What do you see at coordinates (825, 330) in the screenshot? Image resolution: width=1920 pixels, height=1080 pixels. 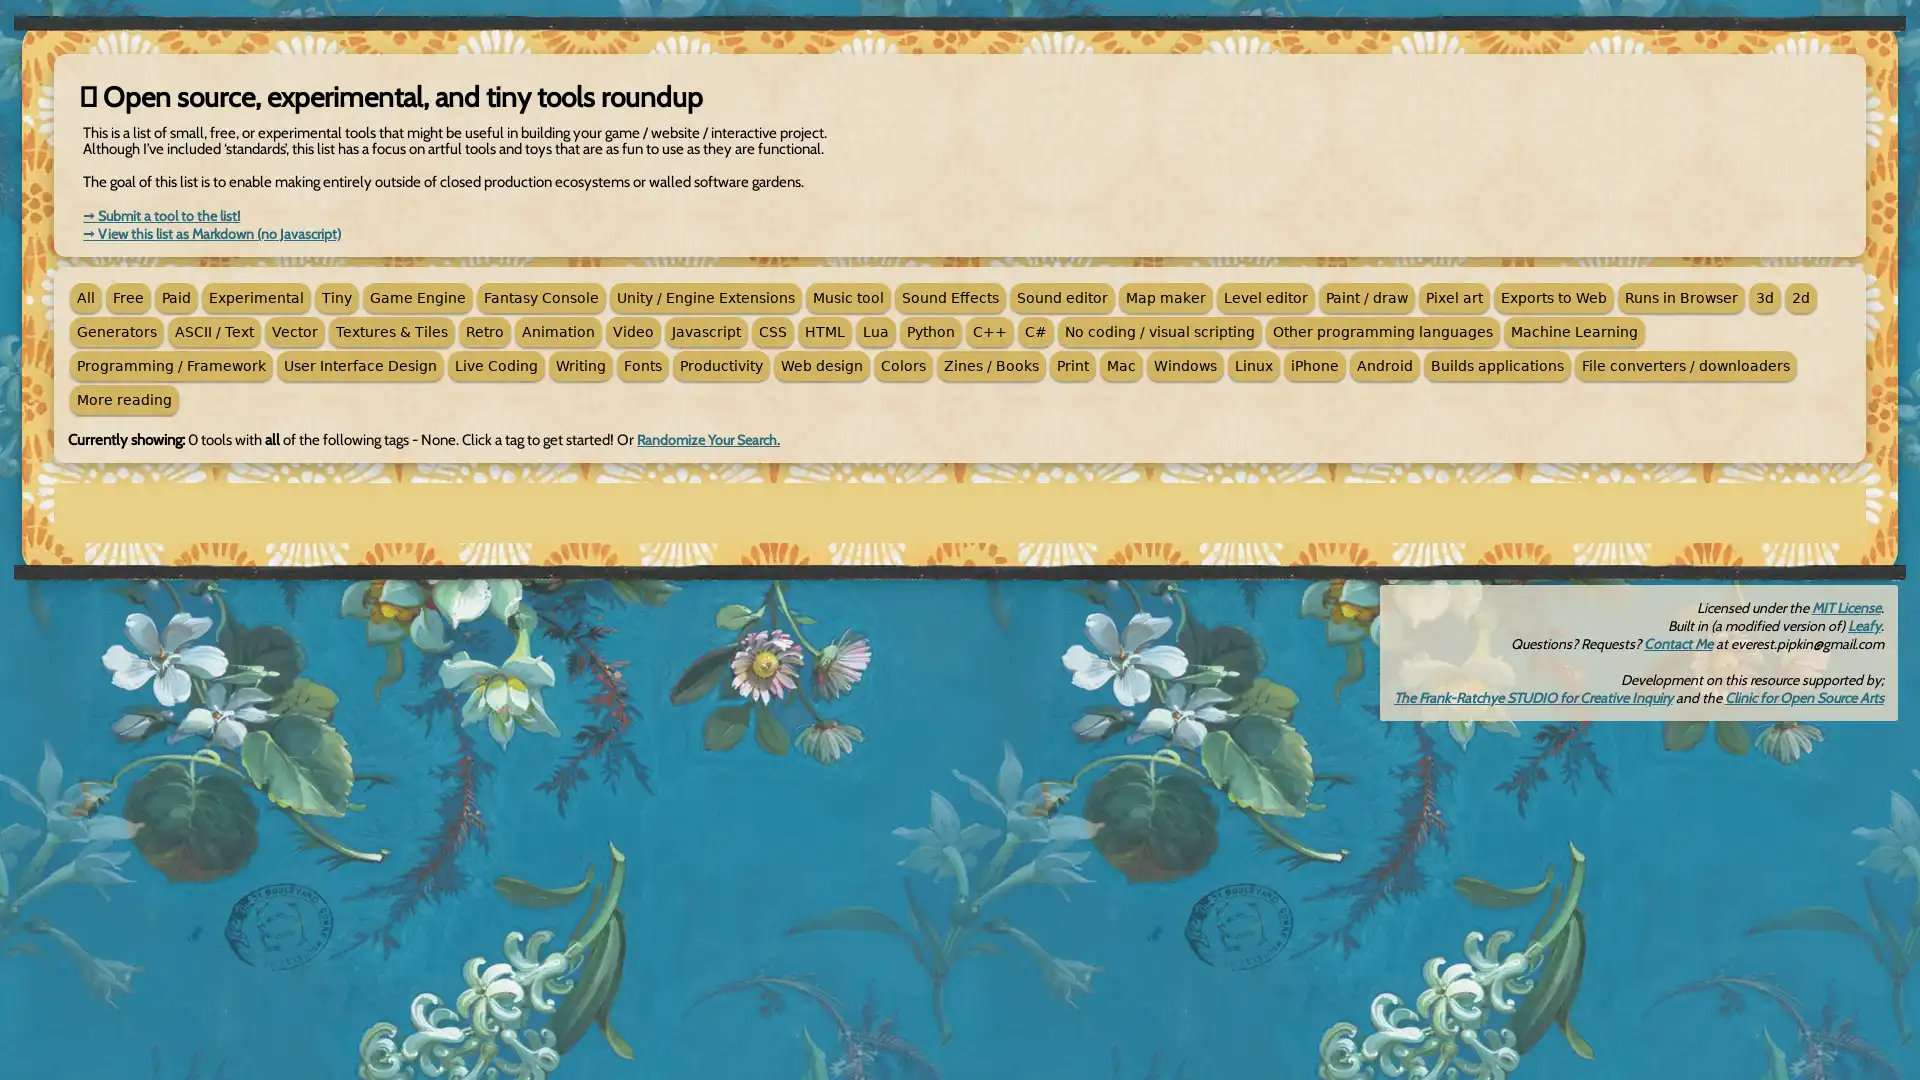 I see `HTML` at bounding box center [825, 330].